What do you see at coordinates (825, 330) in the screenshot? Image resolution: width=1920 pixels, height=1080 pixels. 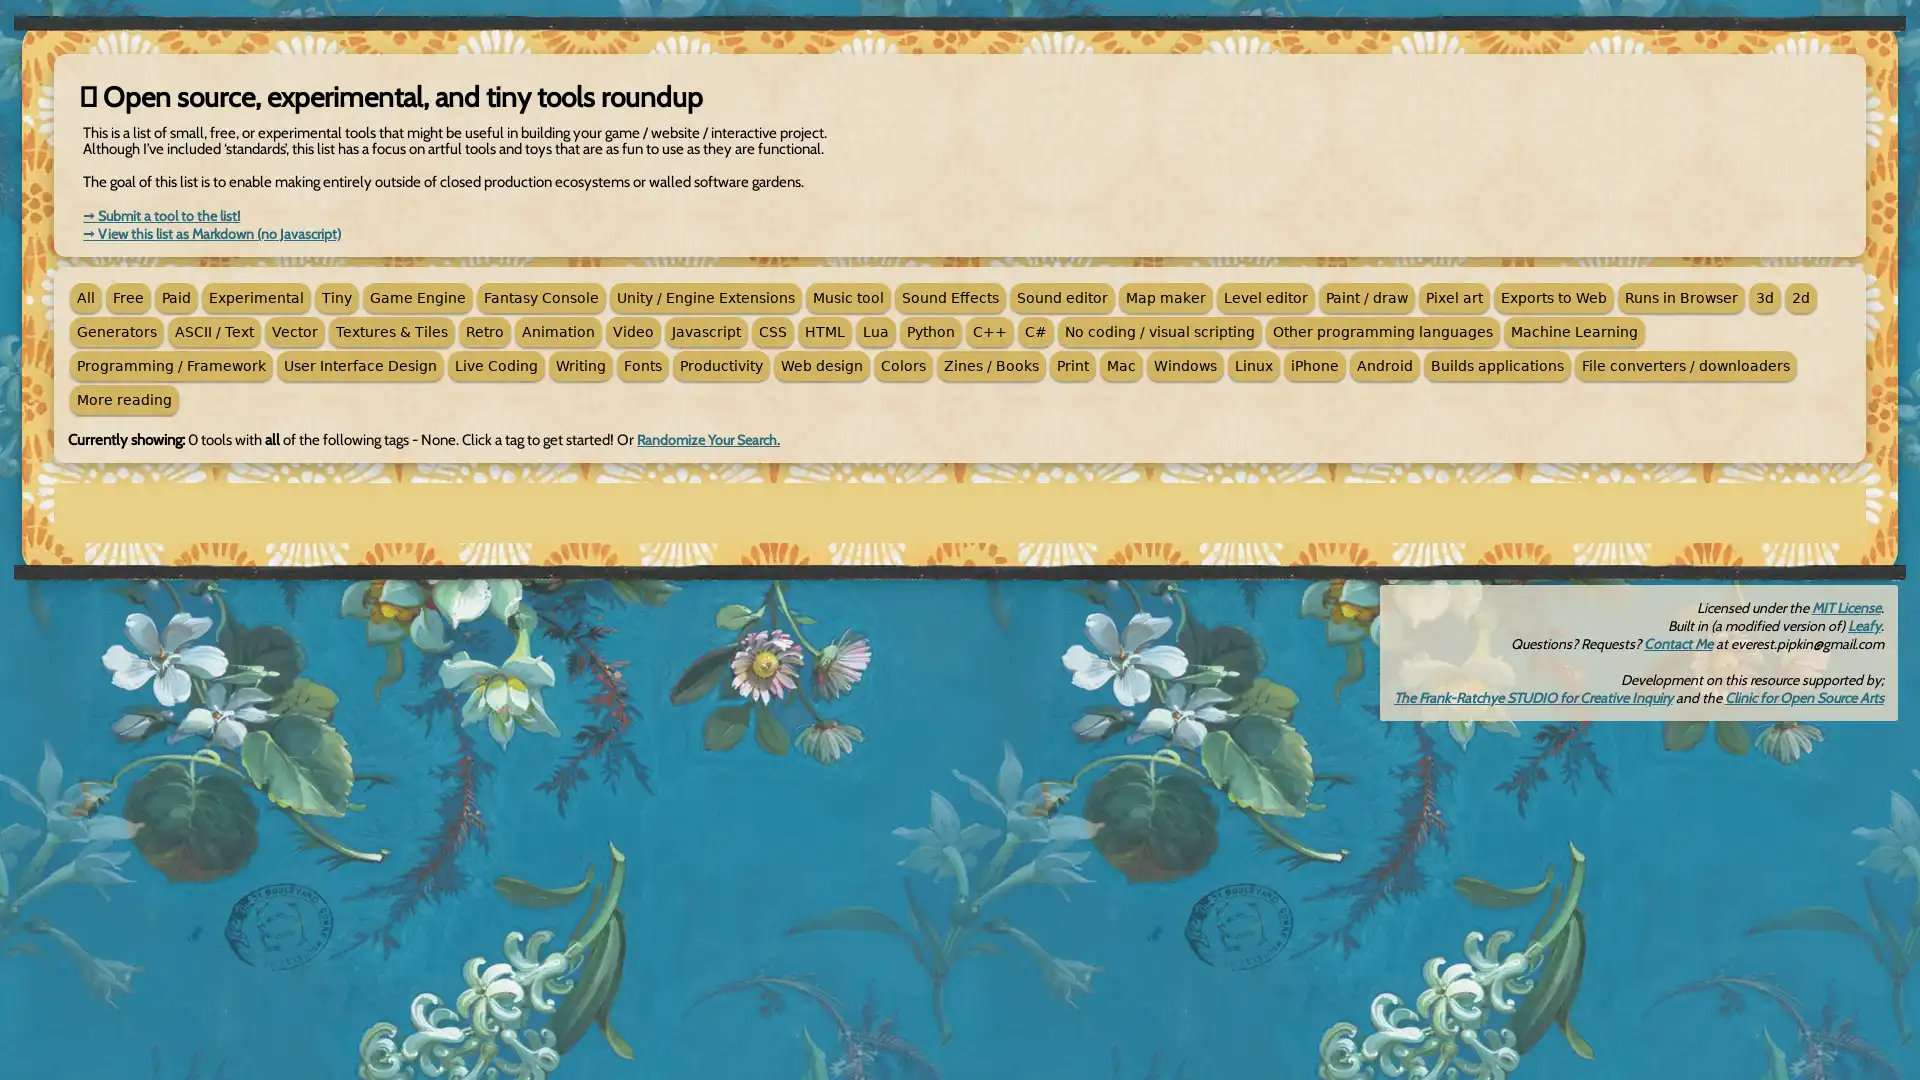 I see `HTML` at bounding box center [825, 330].